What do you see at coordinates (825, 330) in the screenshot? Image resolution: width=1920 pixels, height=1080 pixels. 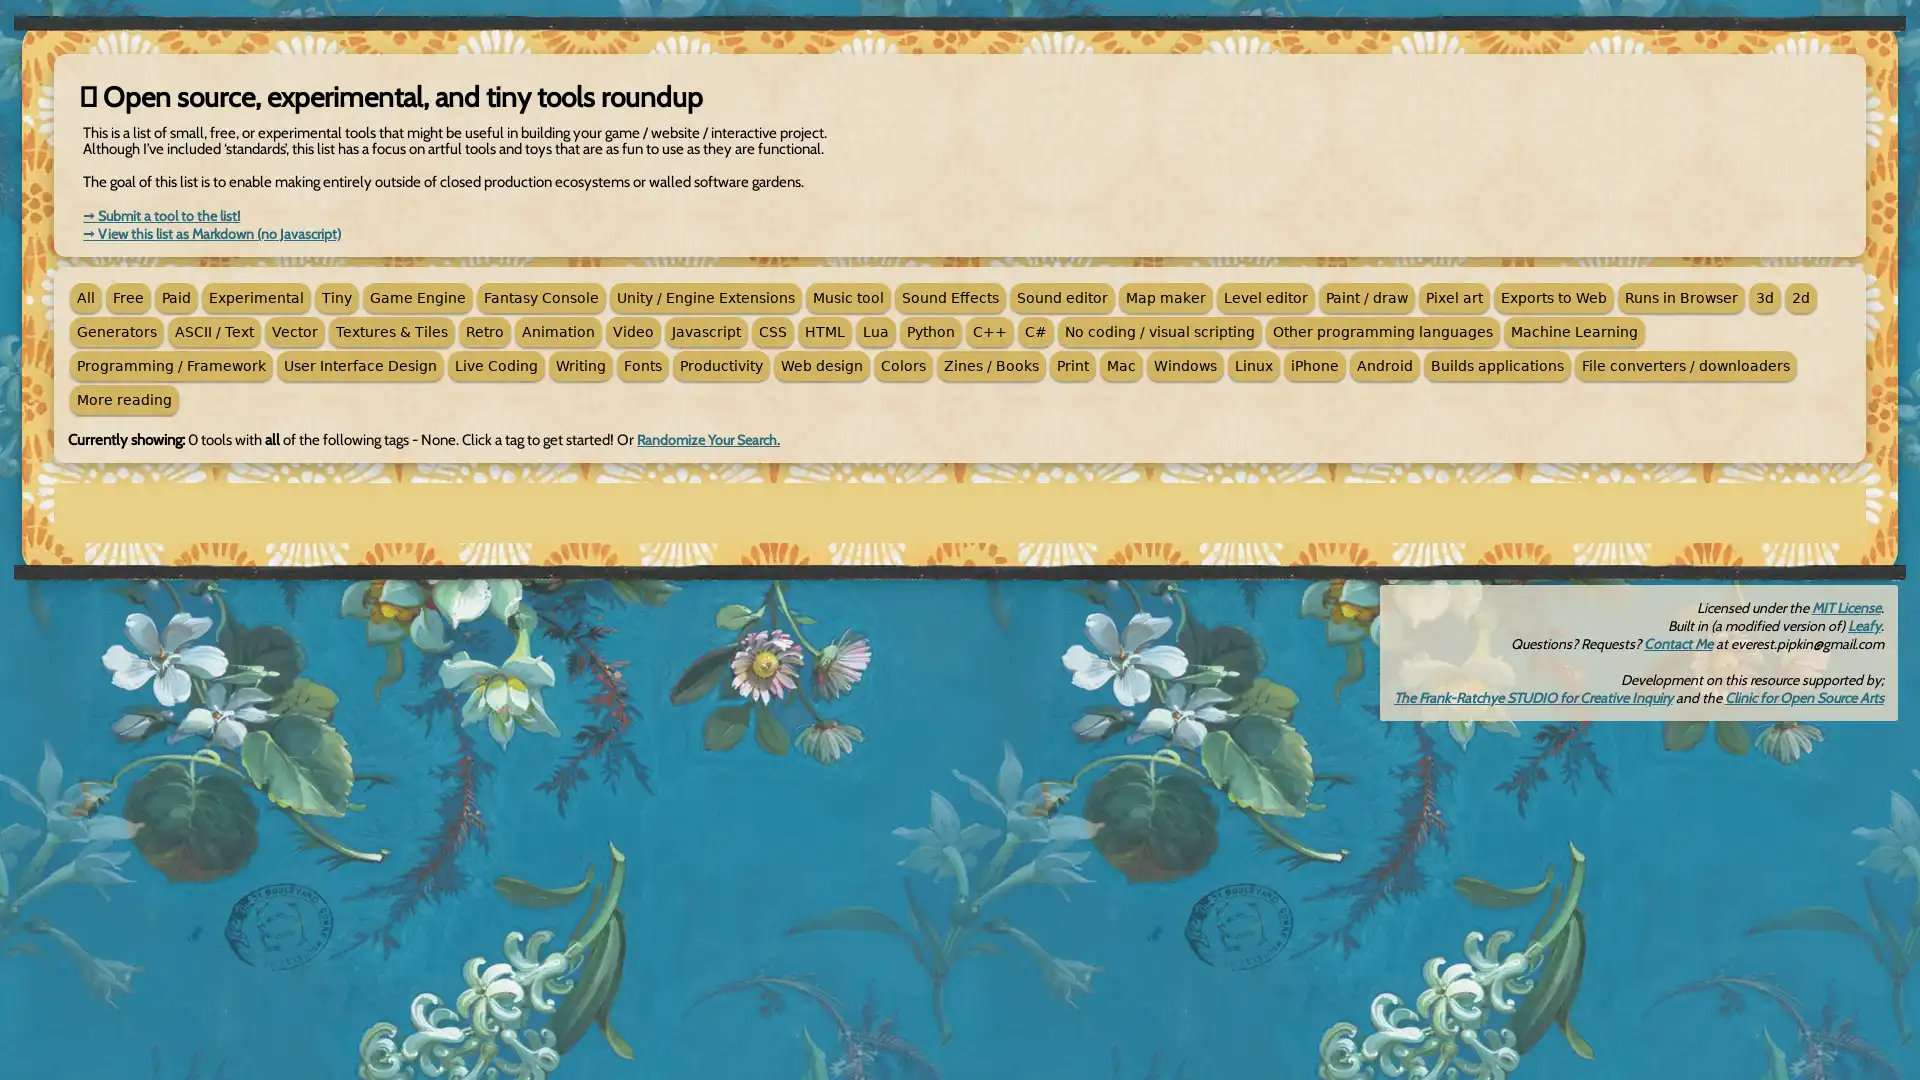 I see `HTML` at bounding box center [825, 330].